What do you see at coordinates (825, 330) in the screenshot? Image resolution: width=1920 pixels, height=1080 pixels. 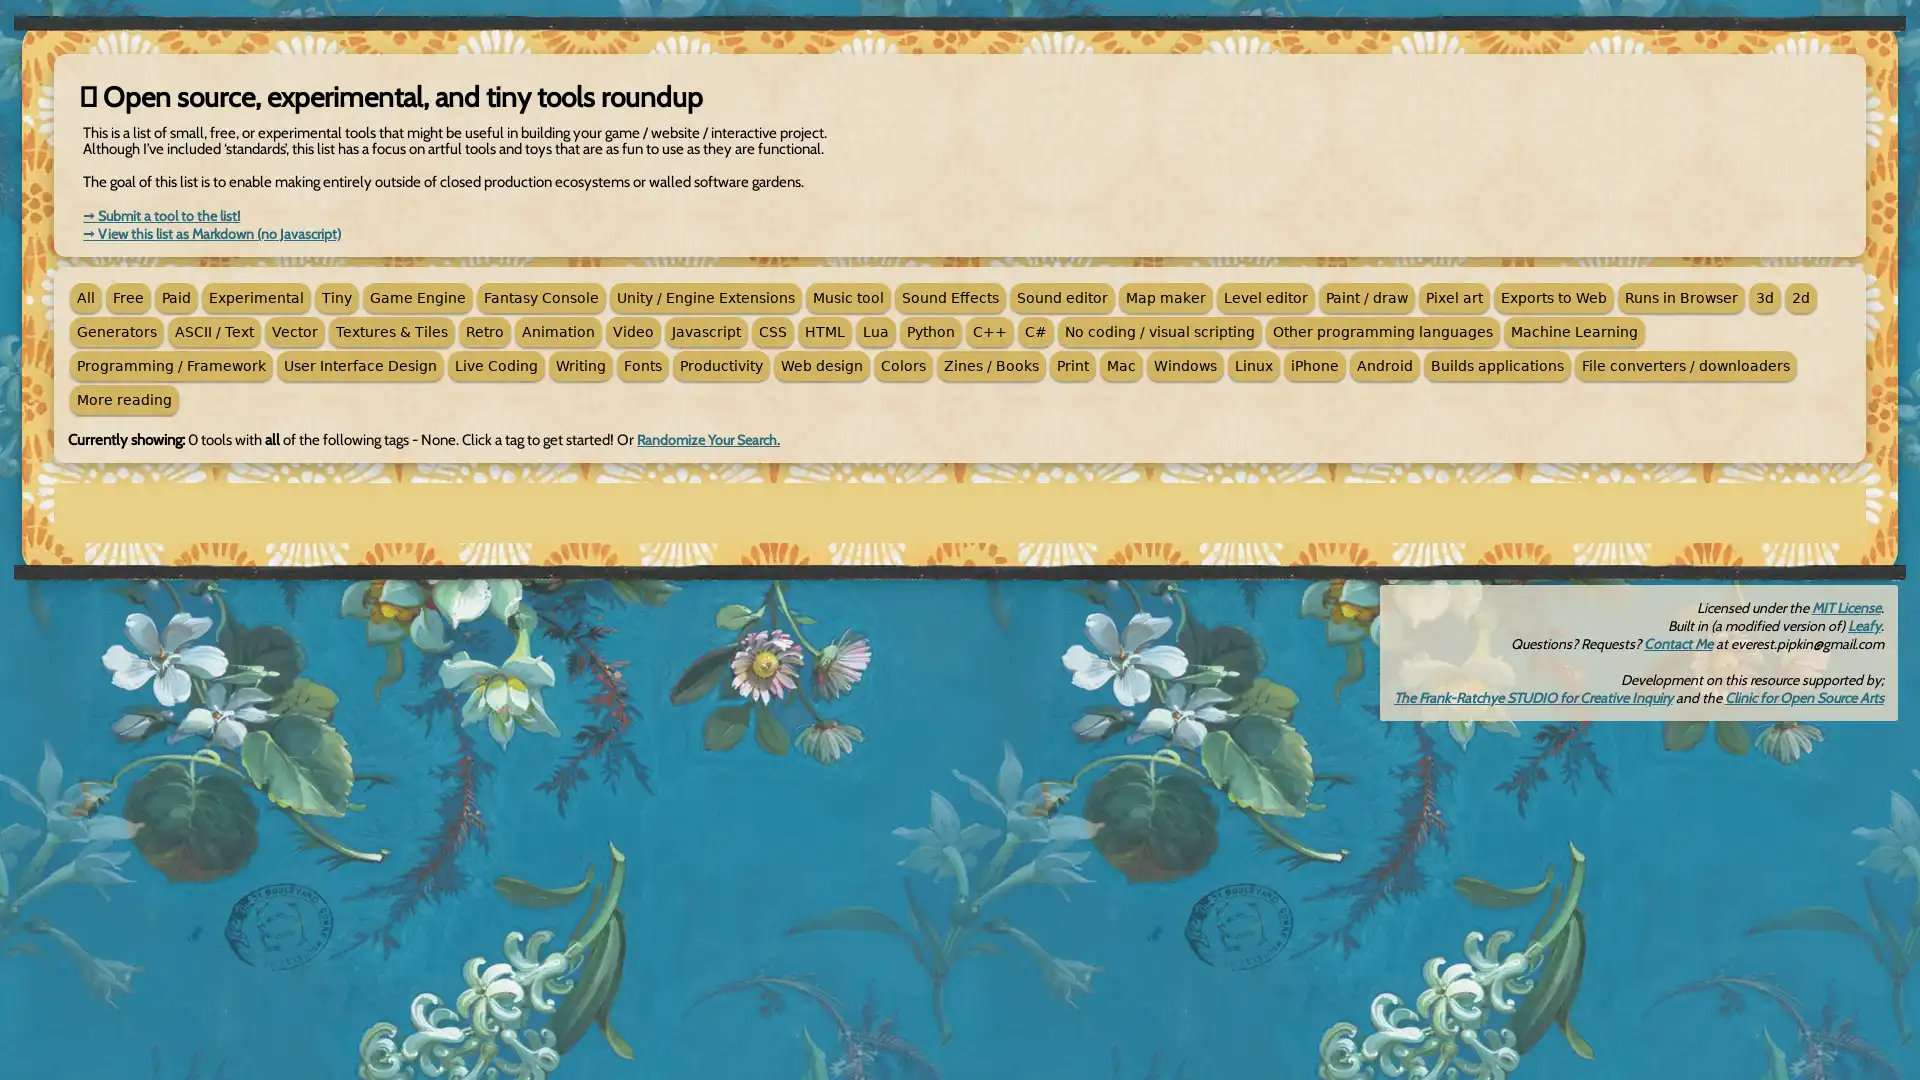 I see `HTML` at bounding box center [825, 330].